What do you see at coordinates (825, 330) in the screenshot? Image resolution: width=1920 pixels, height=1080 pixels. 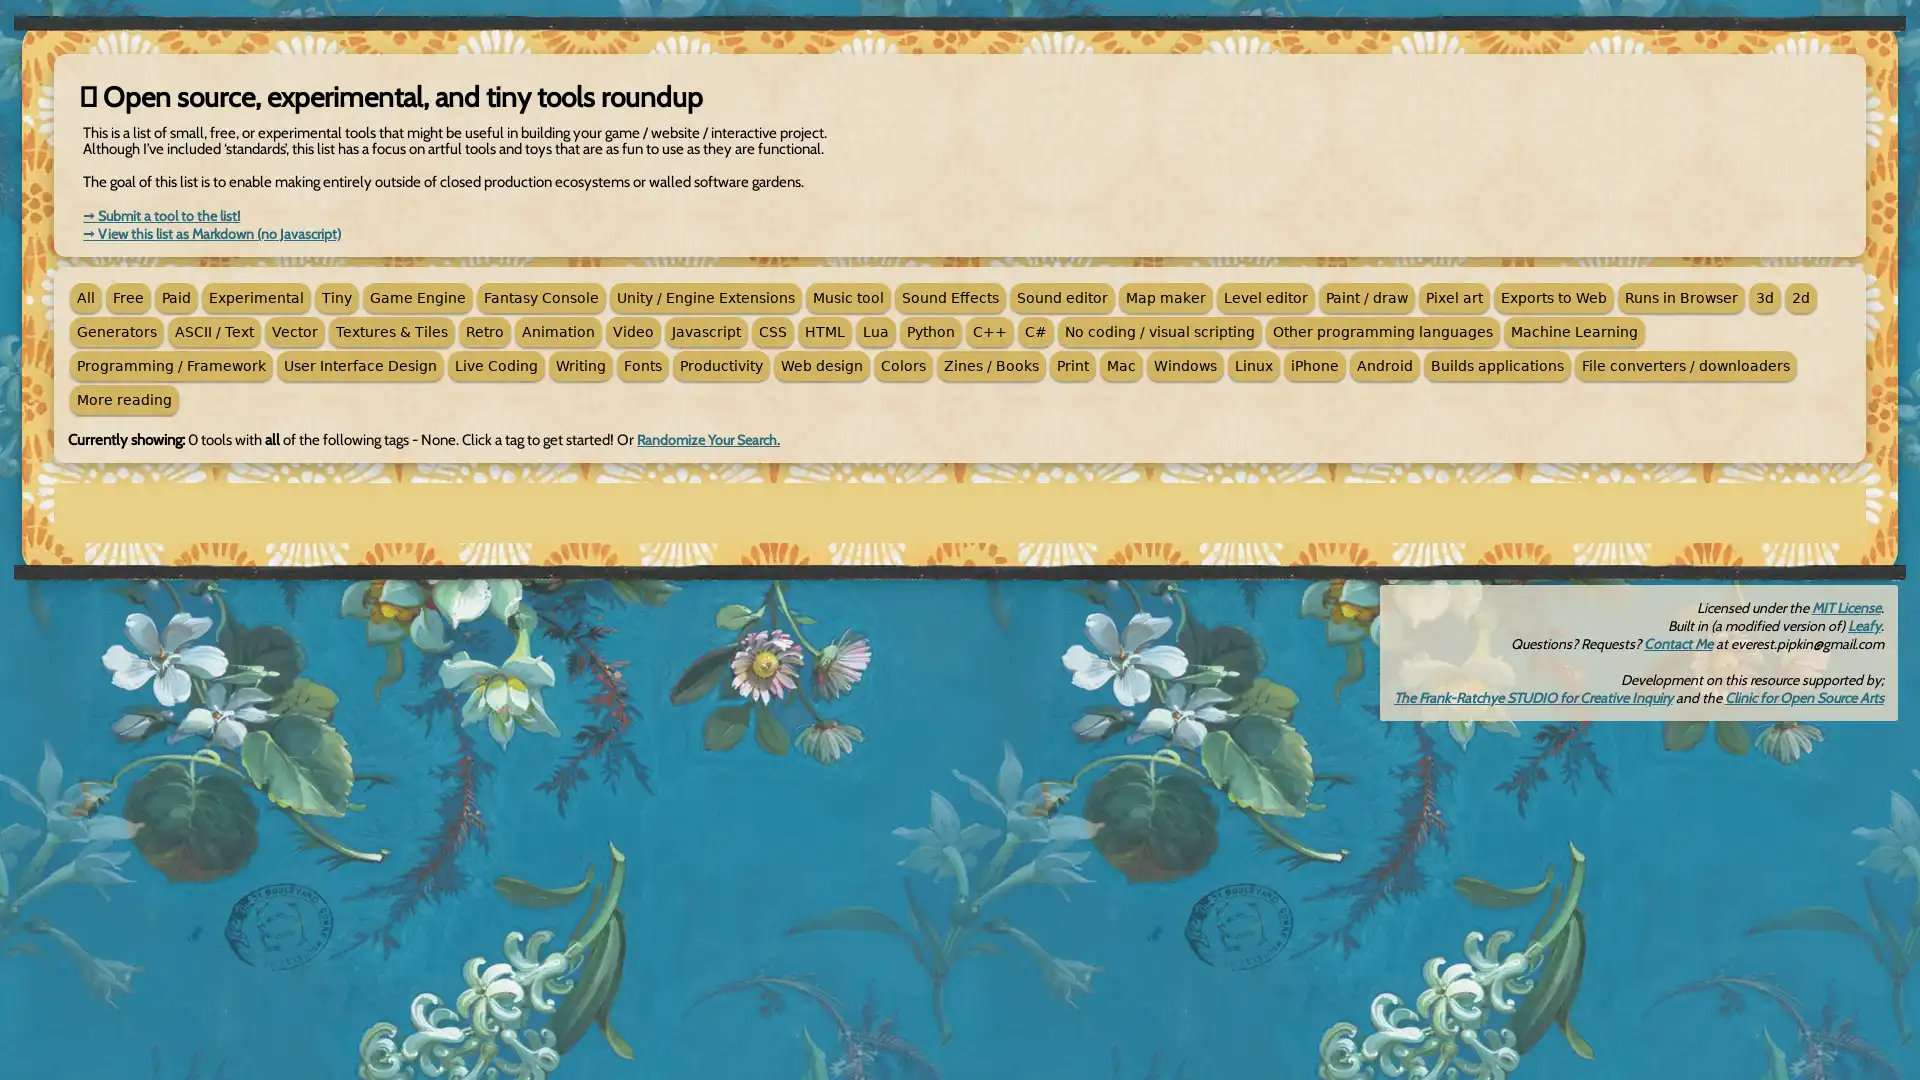 I see `HTML` at bounding box center [825, 330].